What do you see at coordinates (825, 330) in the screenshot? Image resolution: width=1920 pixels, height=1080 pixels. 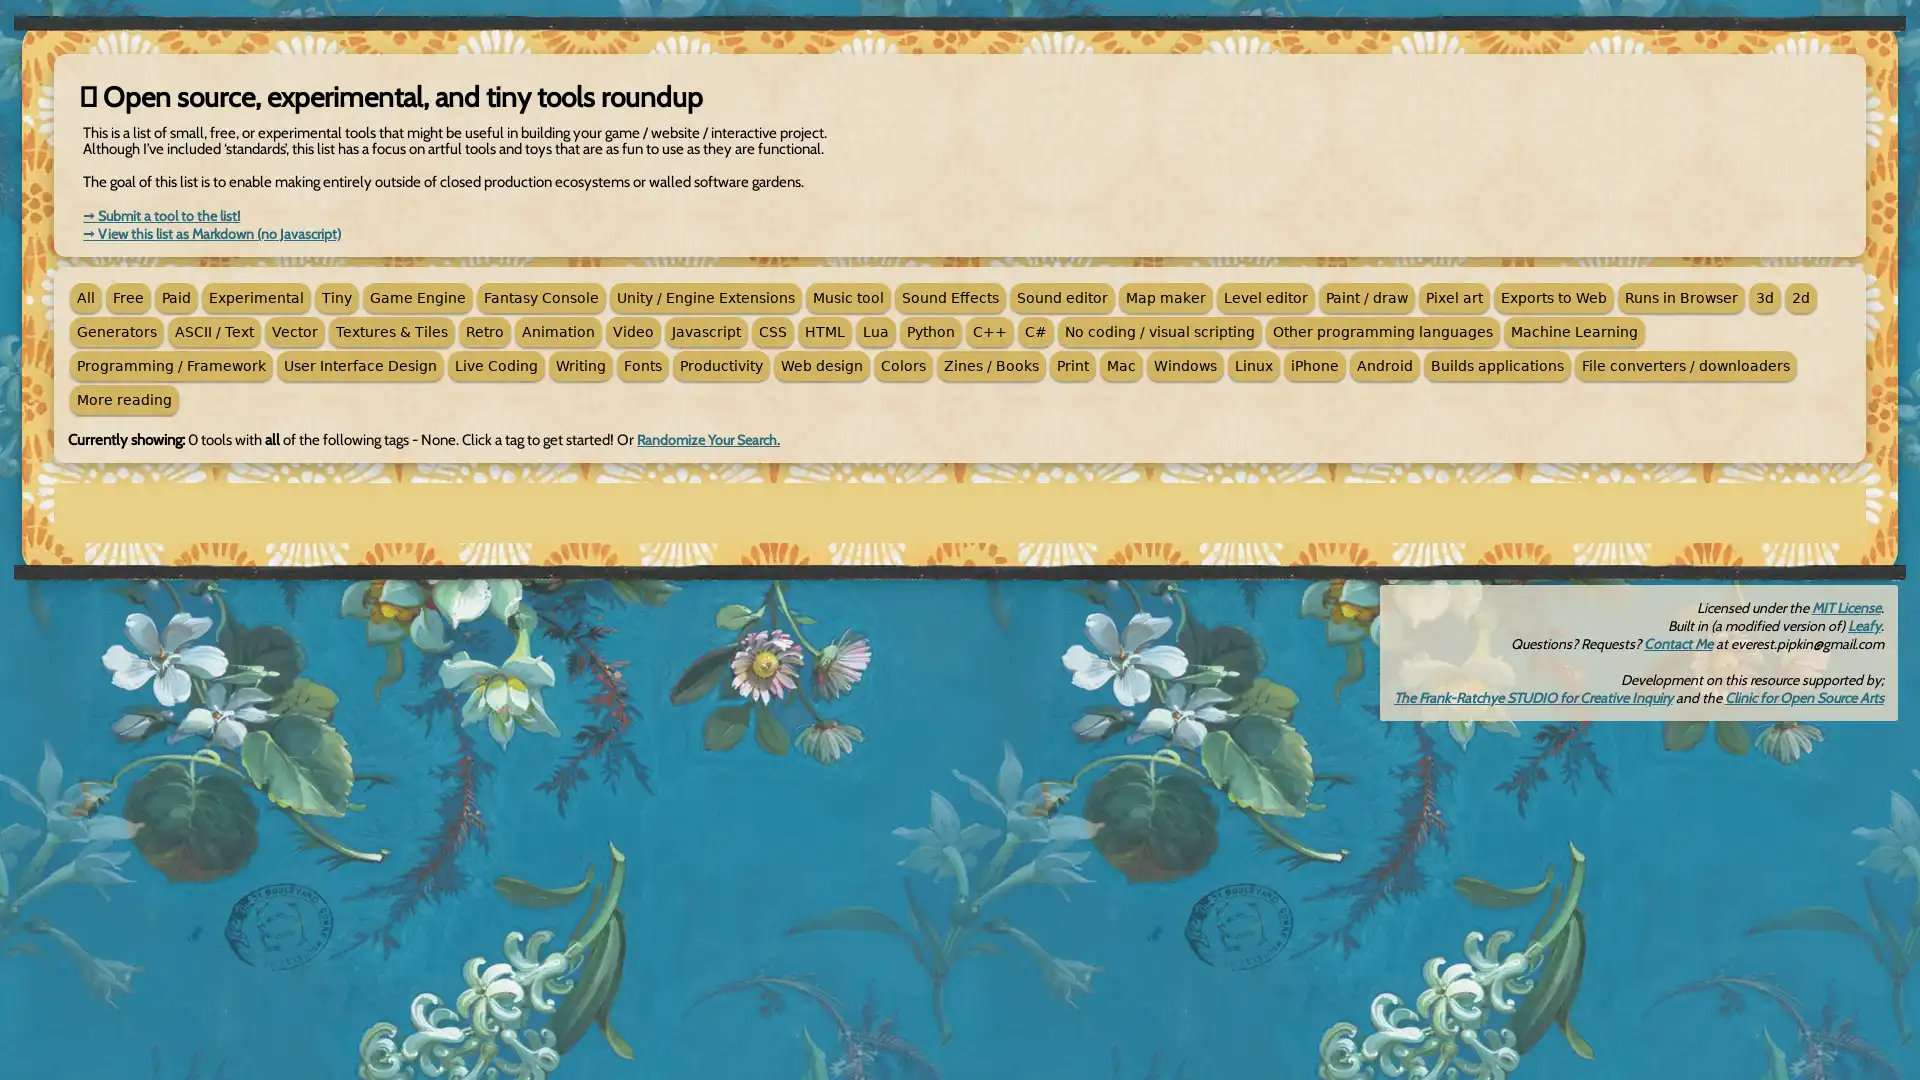 I see `HTML` at bounding box center [825, 330].